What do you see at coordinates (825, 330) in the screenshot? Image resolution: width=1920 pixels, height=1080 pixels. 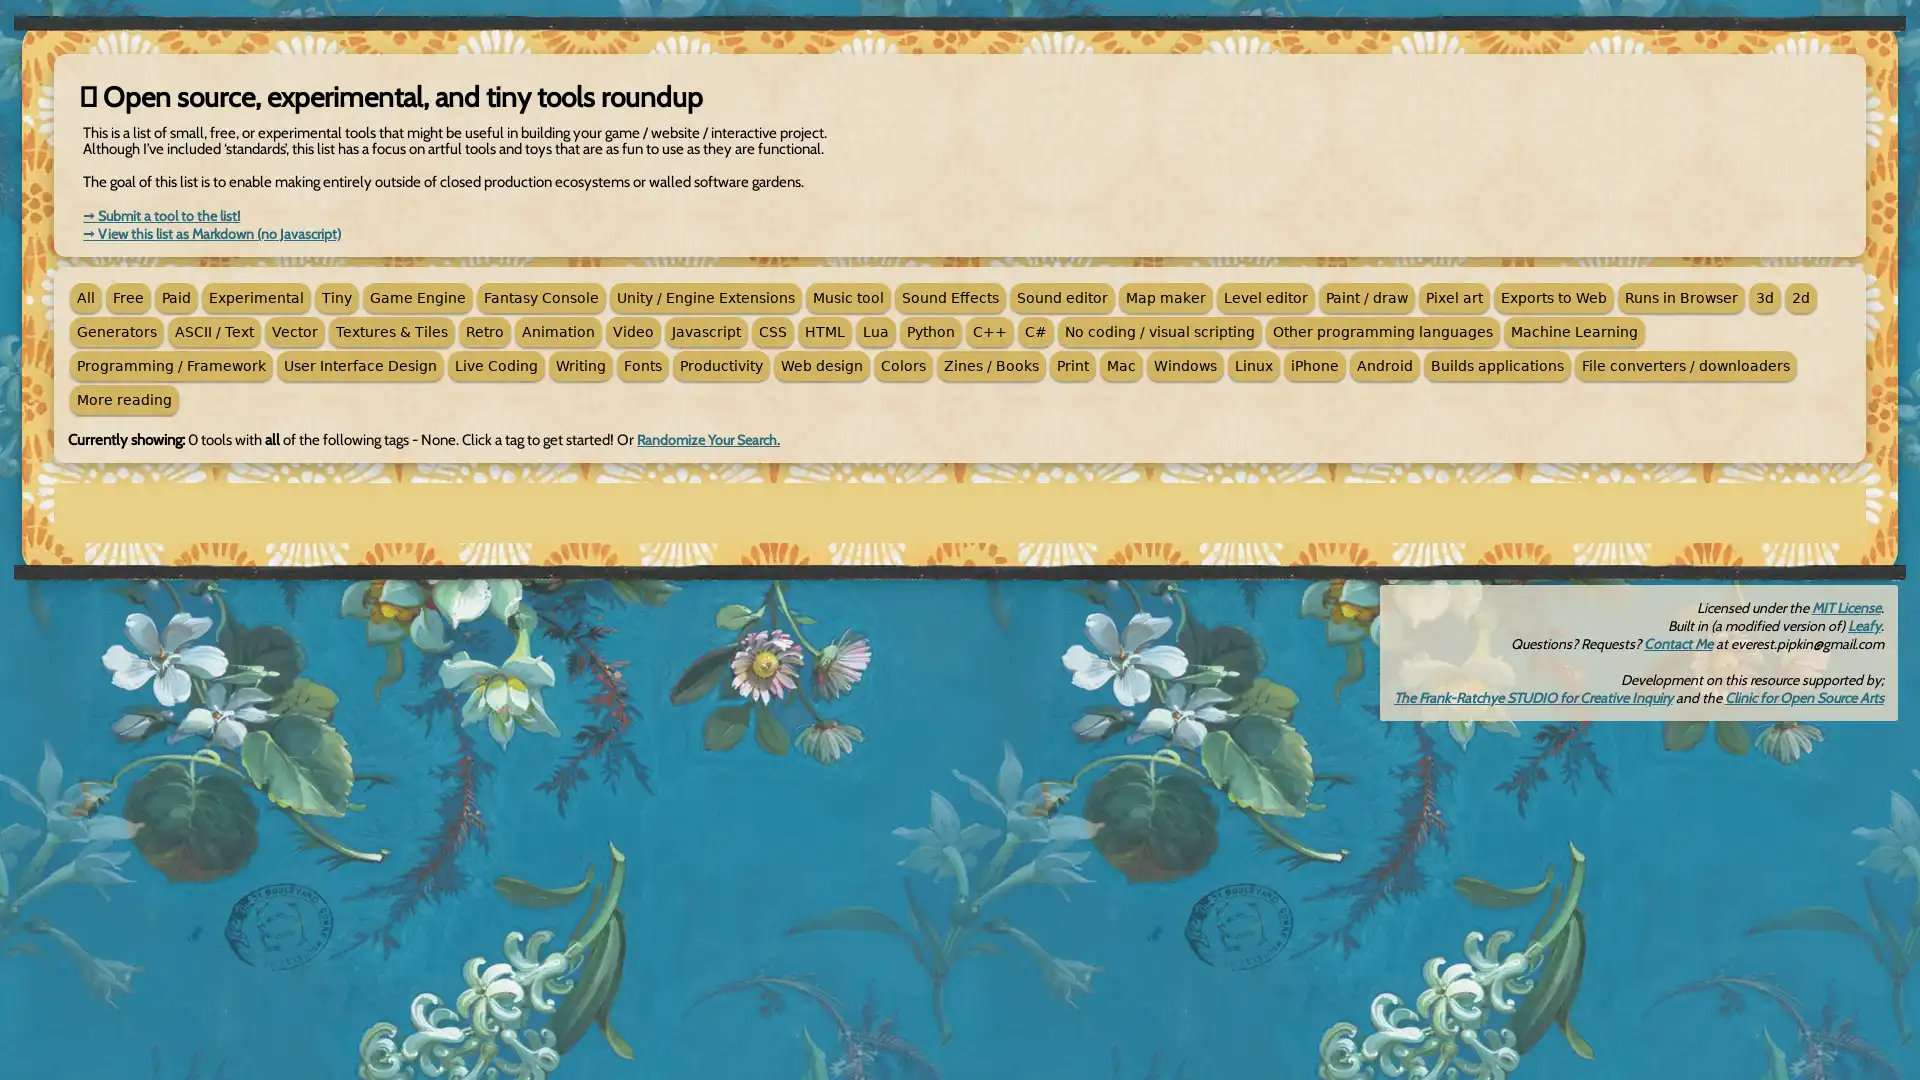 I see `HTML` at bounding box center [825, 330].